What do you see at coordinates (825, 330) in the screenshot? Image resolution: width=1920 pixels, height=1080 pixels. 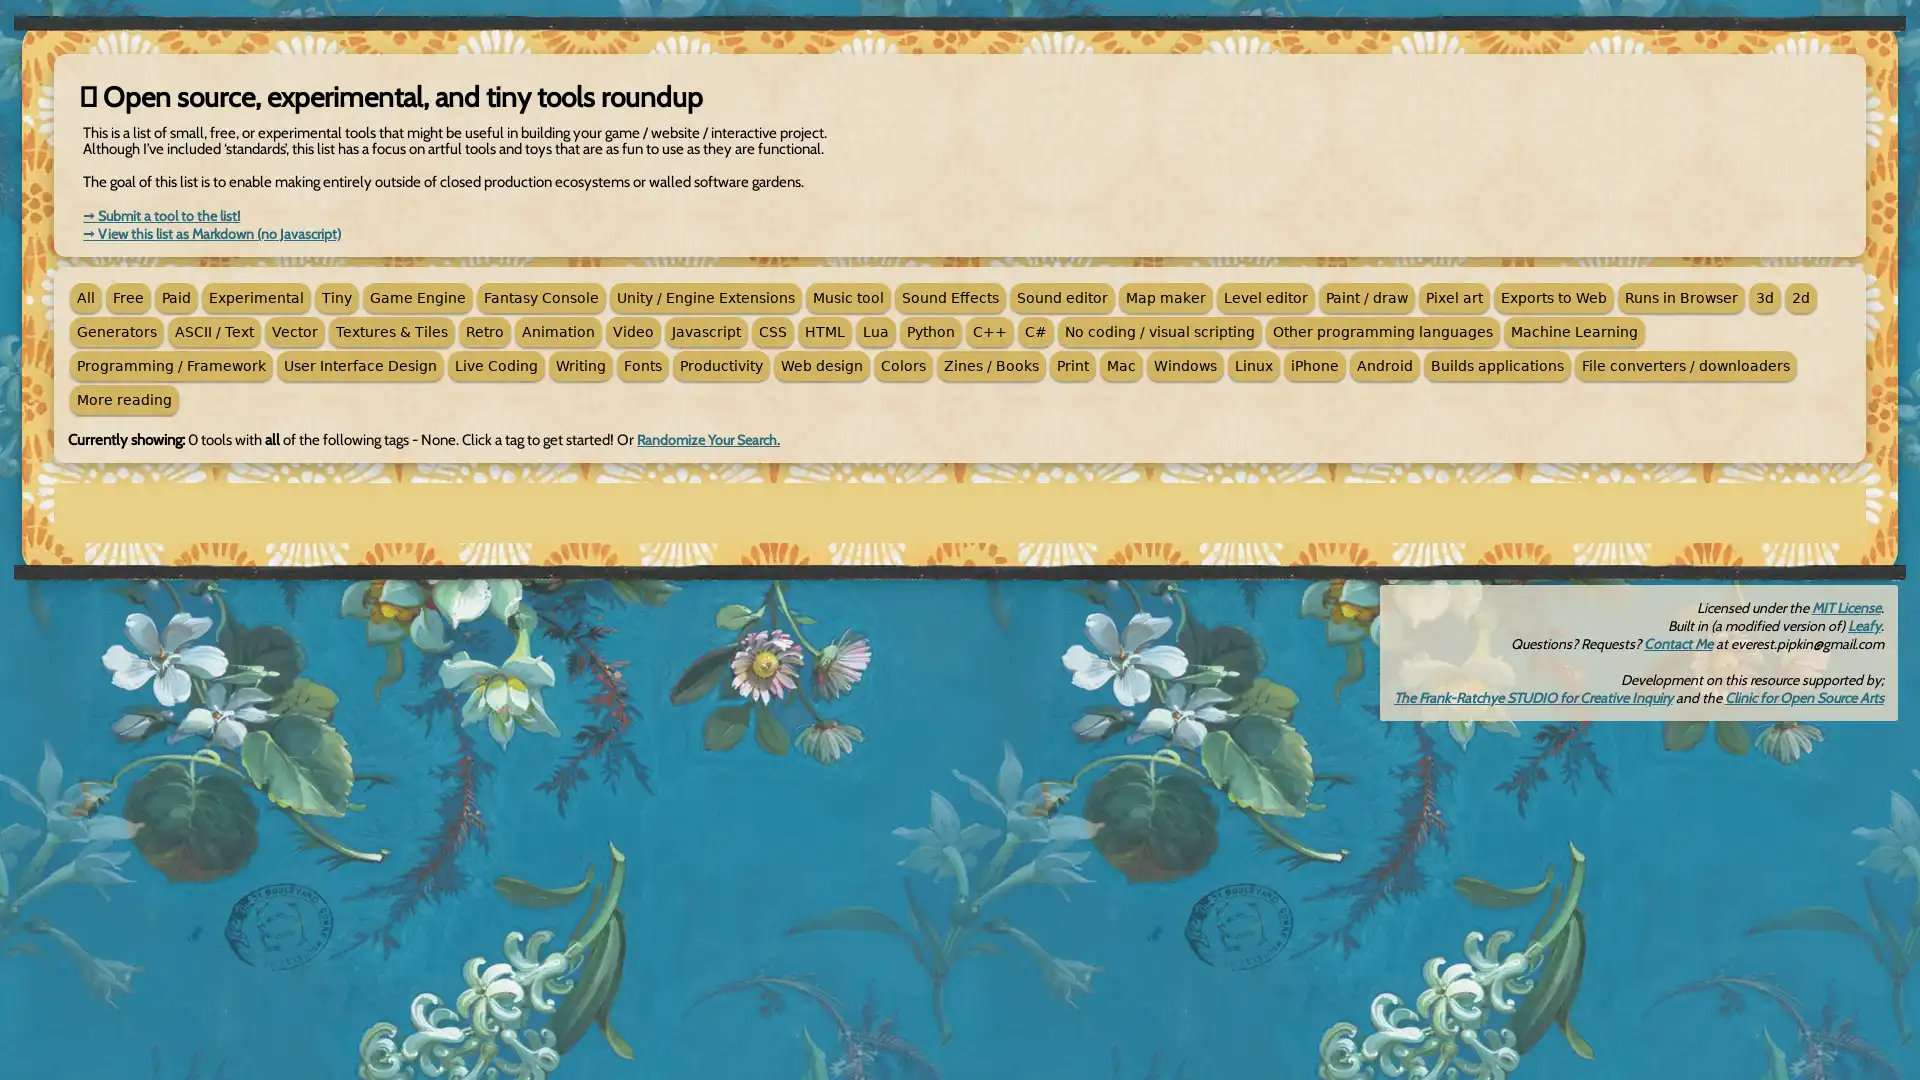 I see `HTML` at bounding box center [825, 330].